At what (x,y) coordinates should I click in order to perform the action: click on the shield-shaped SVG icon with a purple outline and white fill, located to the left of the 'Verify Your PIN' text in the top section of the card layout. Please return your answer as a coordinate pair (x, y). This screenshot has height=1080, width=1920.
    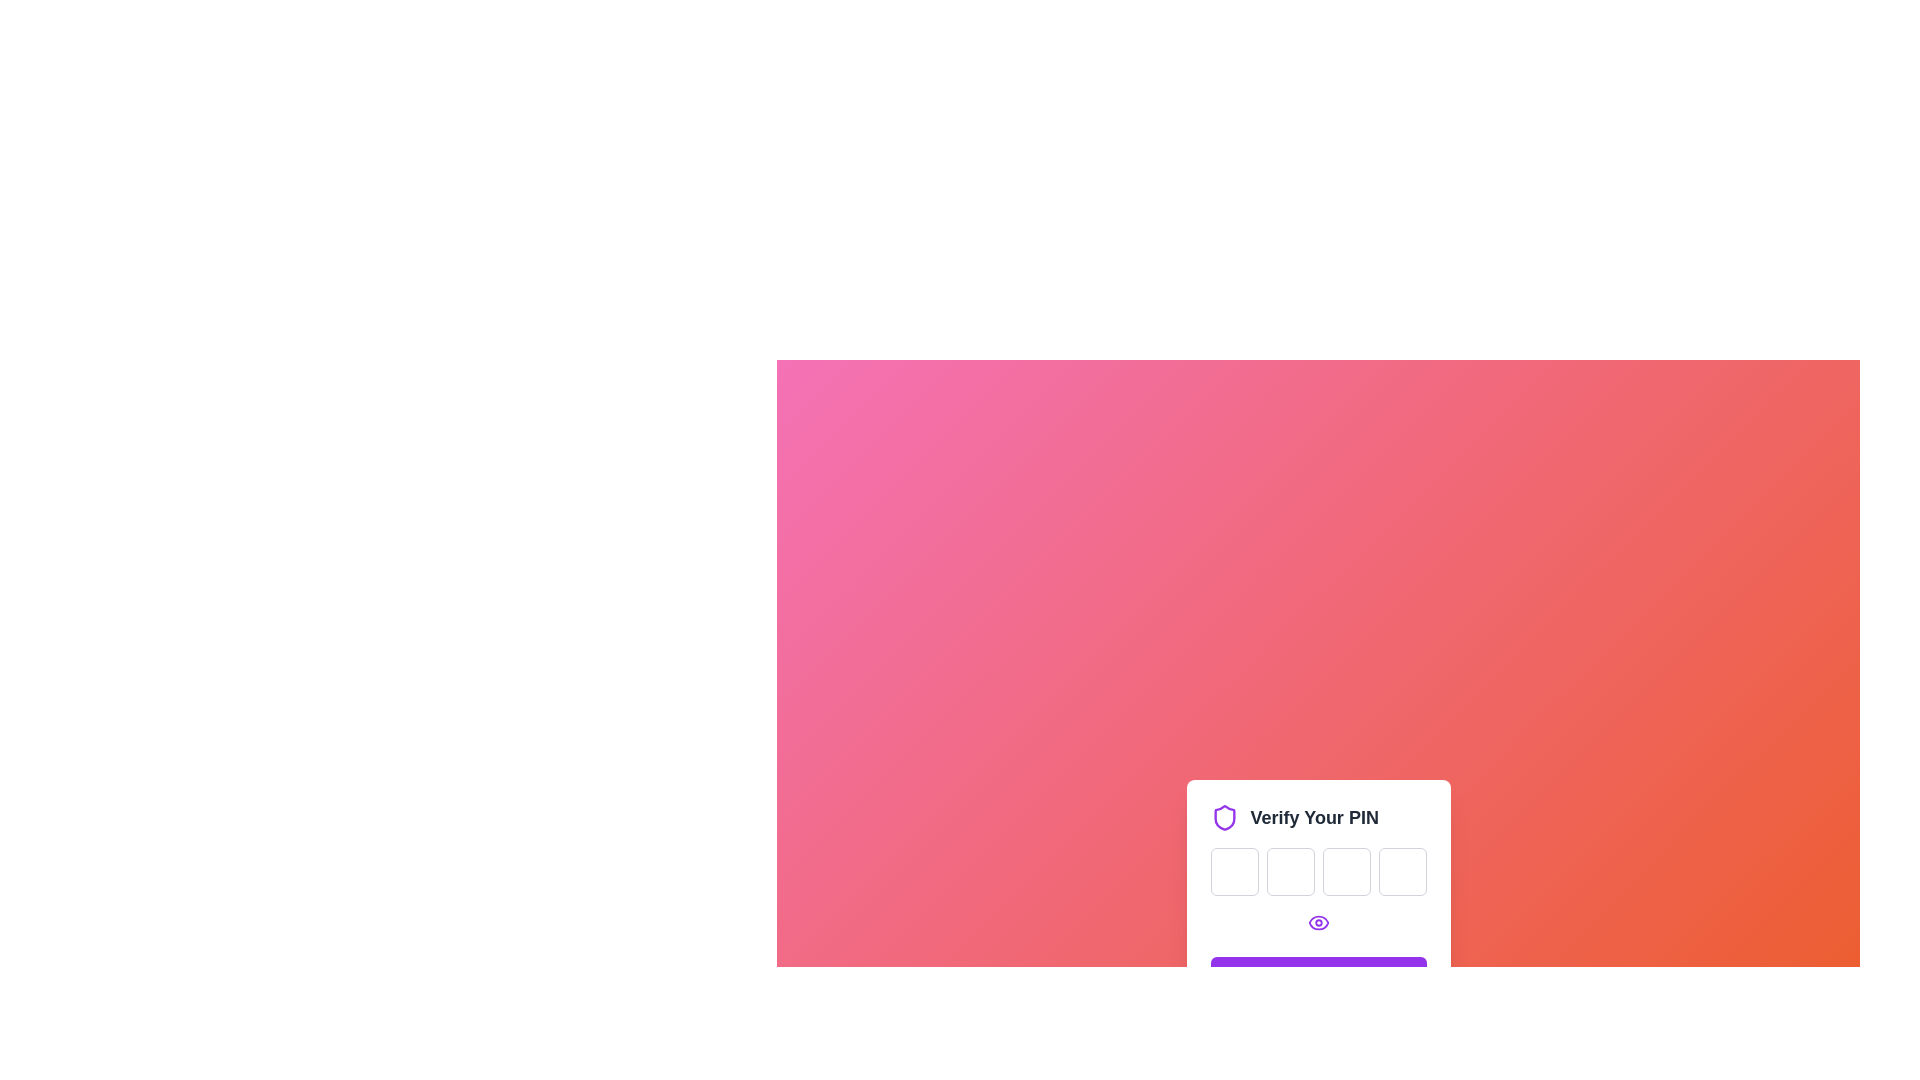
    Looking at the image, I should click on (1223, 817).